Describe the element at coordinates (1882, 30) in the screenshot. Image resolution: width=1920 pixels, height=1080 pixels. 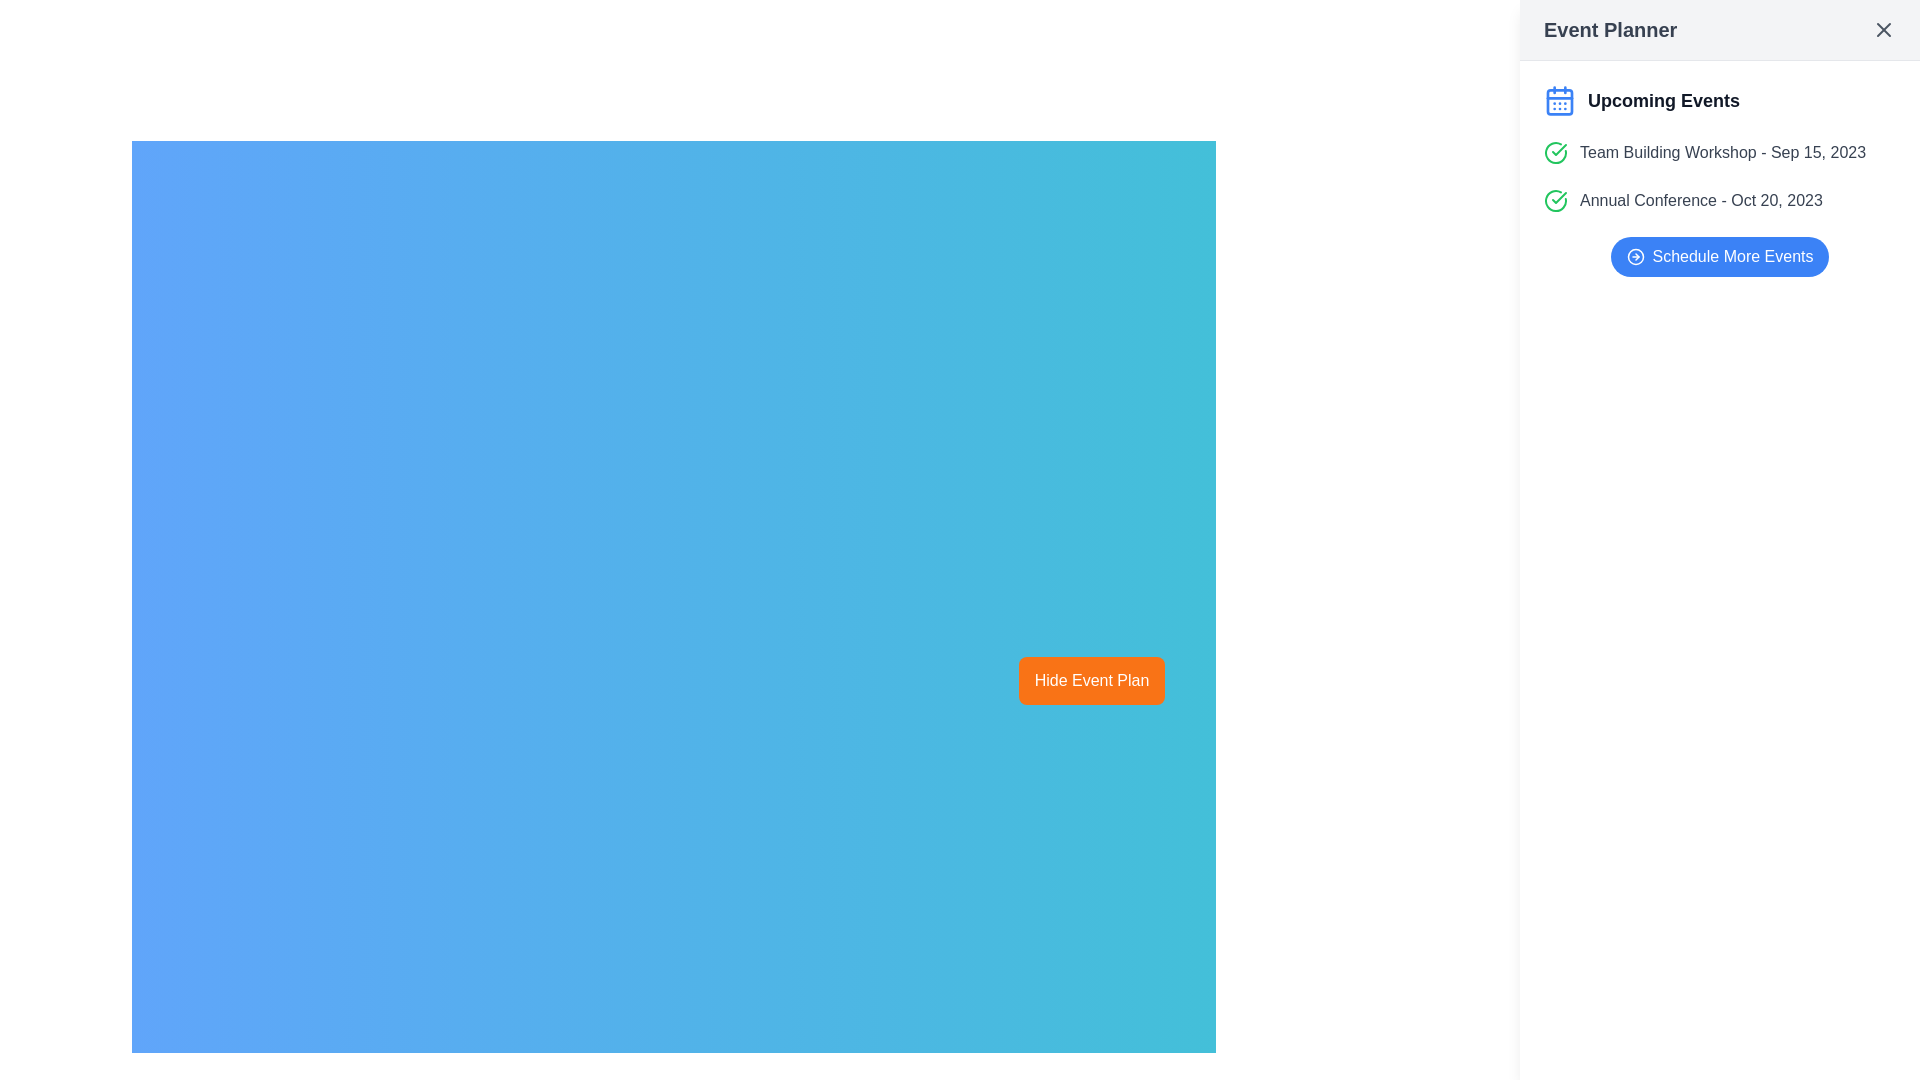
I see `the interactive button located in the top-right corner of the 'Event Planner' header bar` at that location.